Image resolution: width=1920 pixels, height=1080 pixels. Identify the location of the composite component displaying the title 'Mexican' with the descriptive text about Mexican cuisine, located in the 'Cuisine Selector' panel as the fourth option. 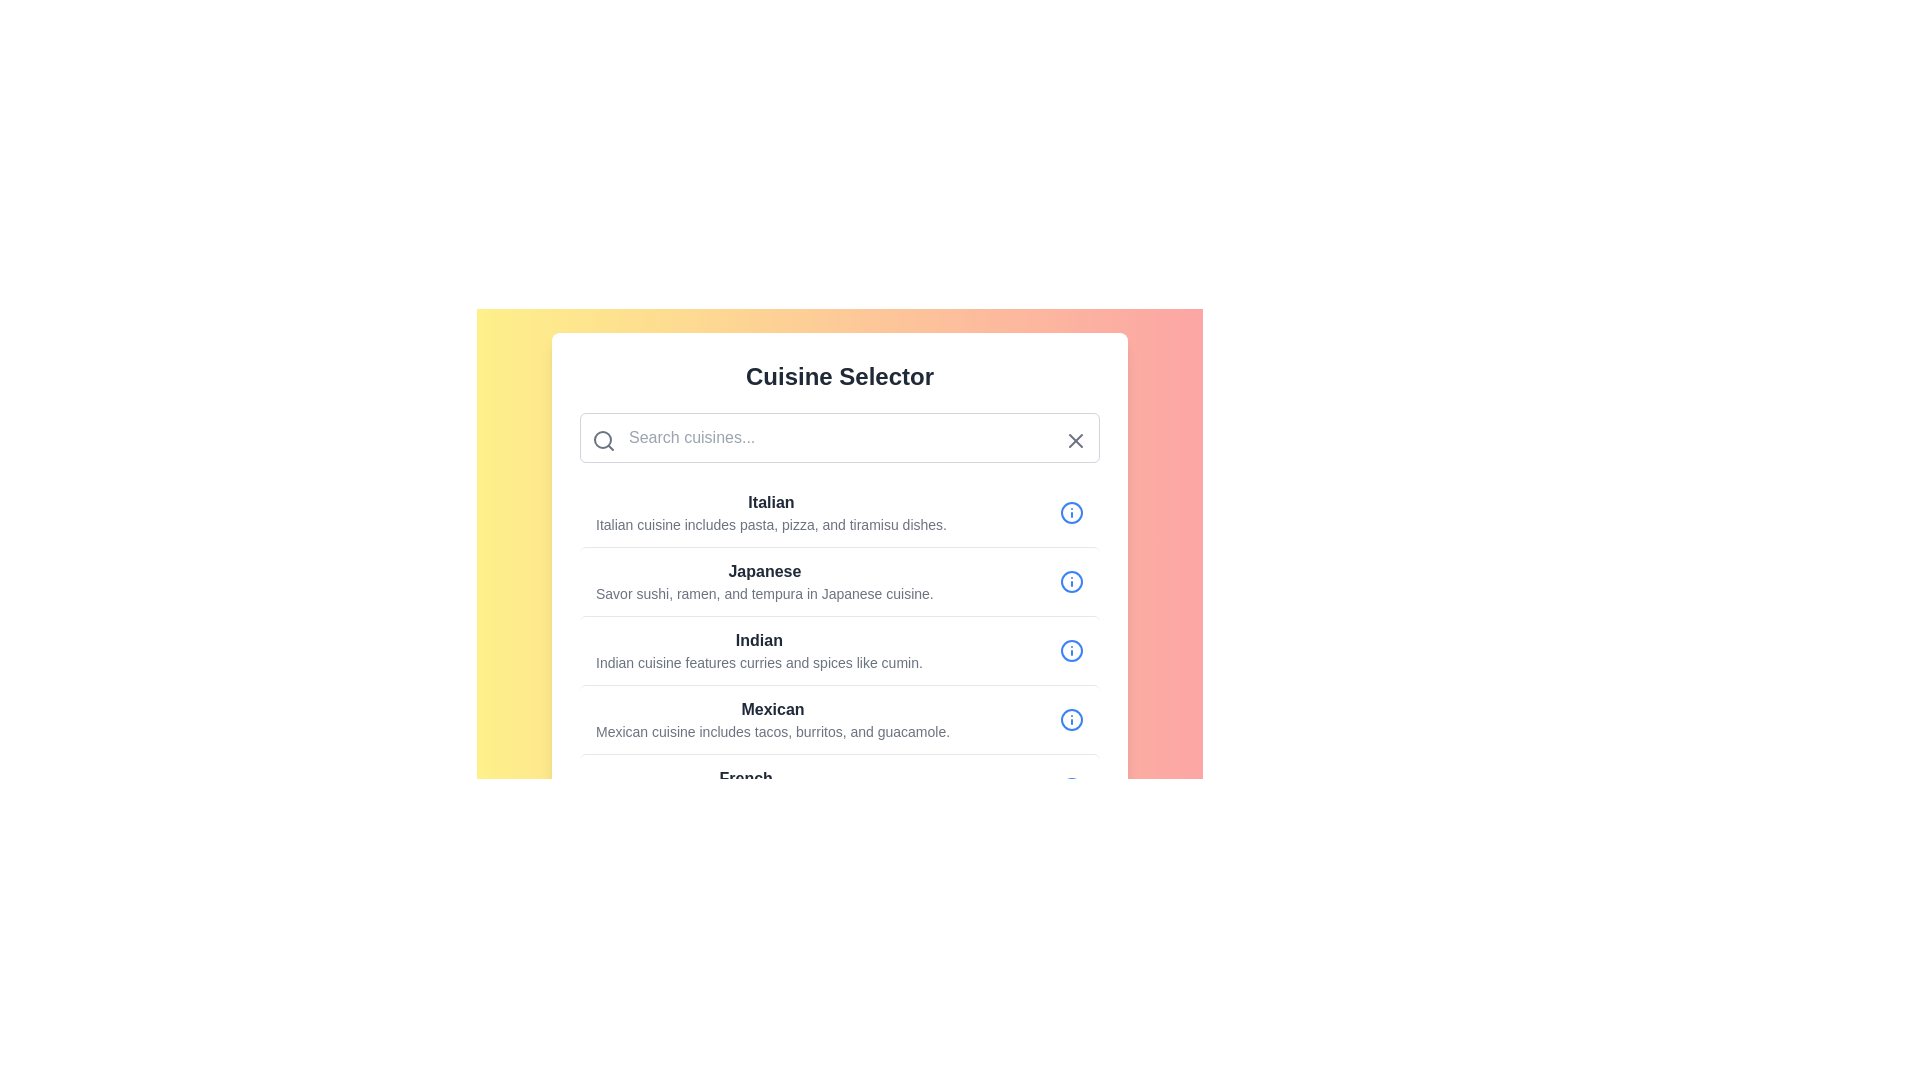
(771, 720).